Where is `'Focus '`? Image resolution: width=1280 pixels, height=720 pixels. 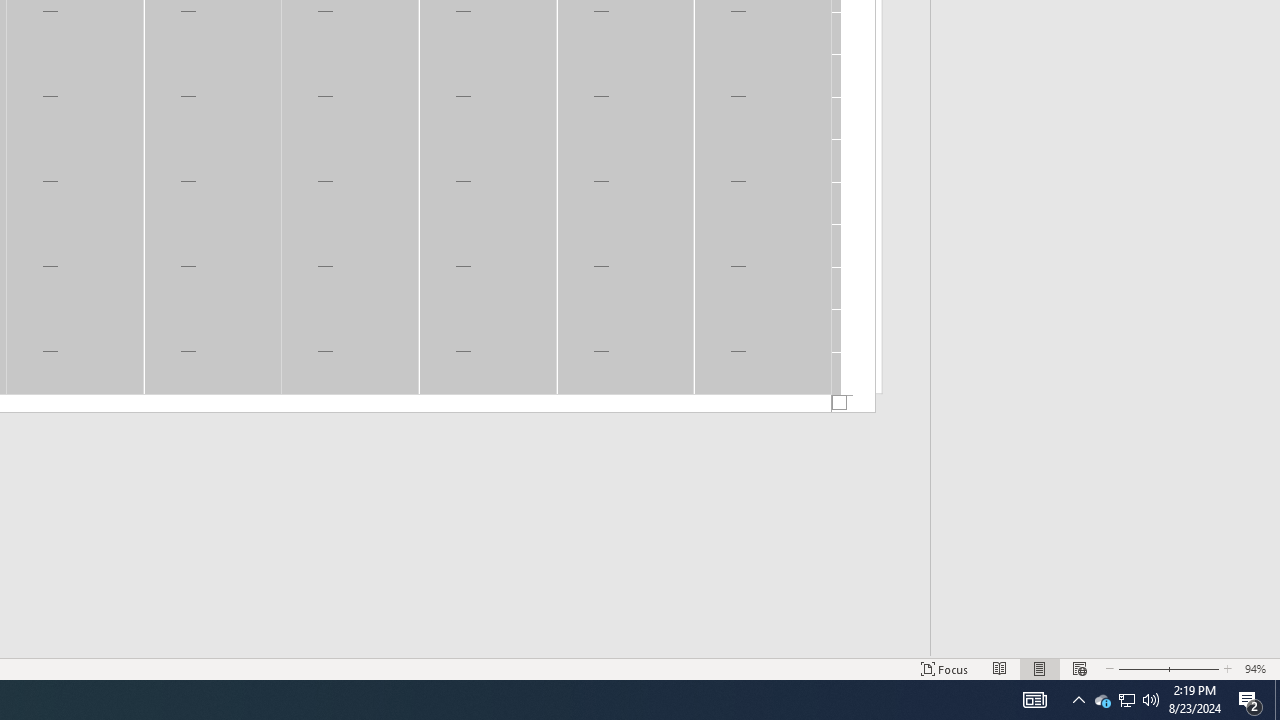 'Focus ' is located at coordinates (943, 669).